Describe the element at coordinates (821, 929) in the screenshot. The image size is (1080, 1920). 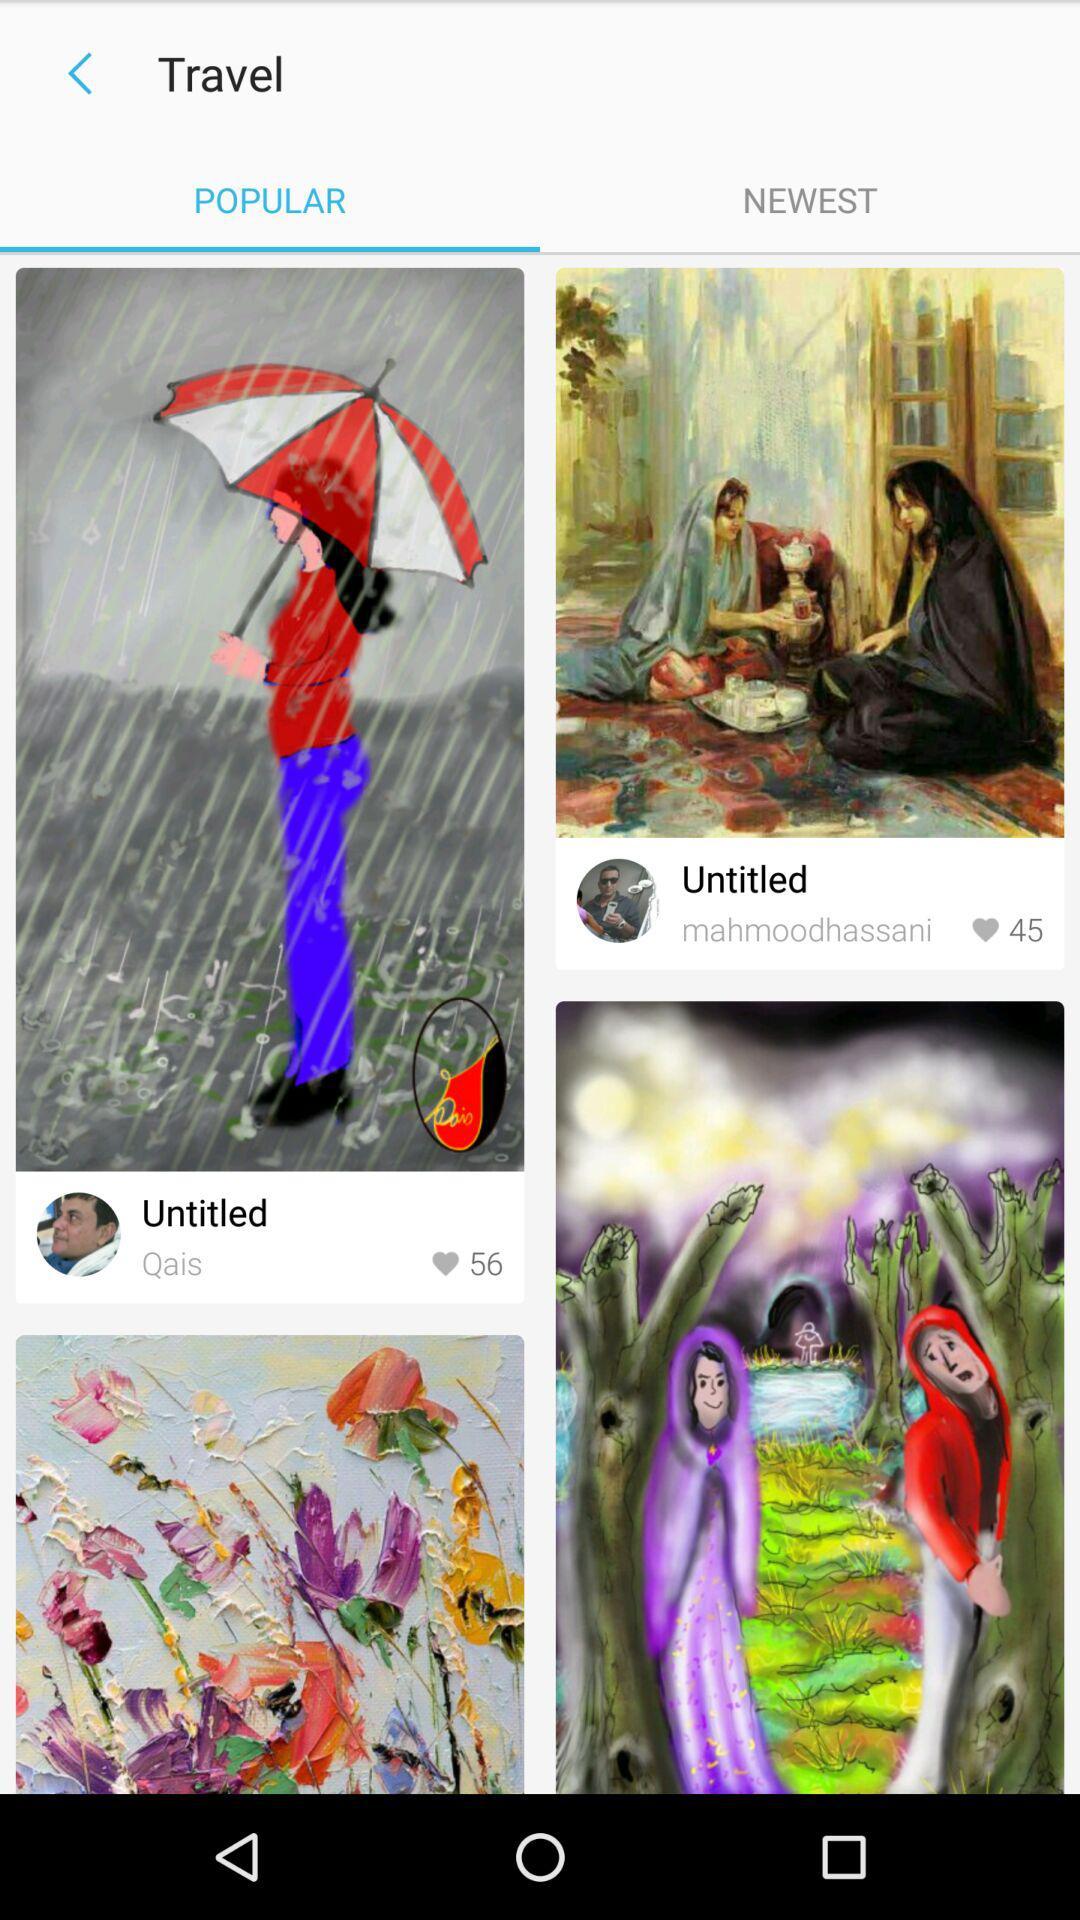
I see `the icon next to 45 icon` at that location.